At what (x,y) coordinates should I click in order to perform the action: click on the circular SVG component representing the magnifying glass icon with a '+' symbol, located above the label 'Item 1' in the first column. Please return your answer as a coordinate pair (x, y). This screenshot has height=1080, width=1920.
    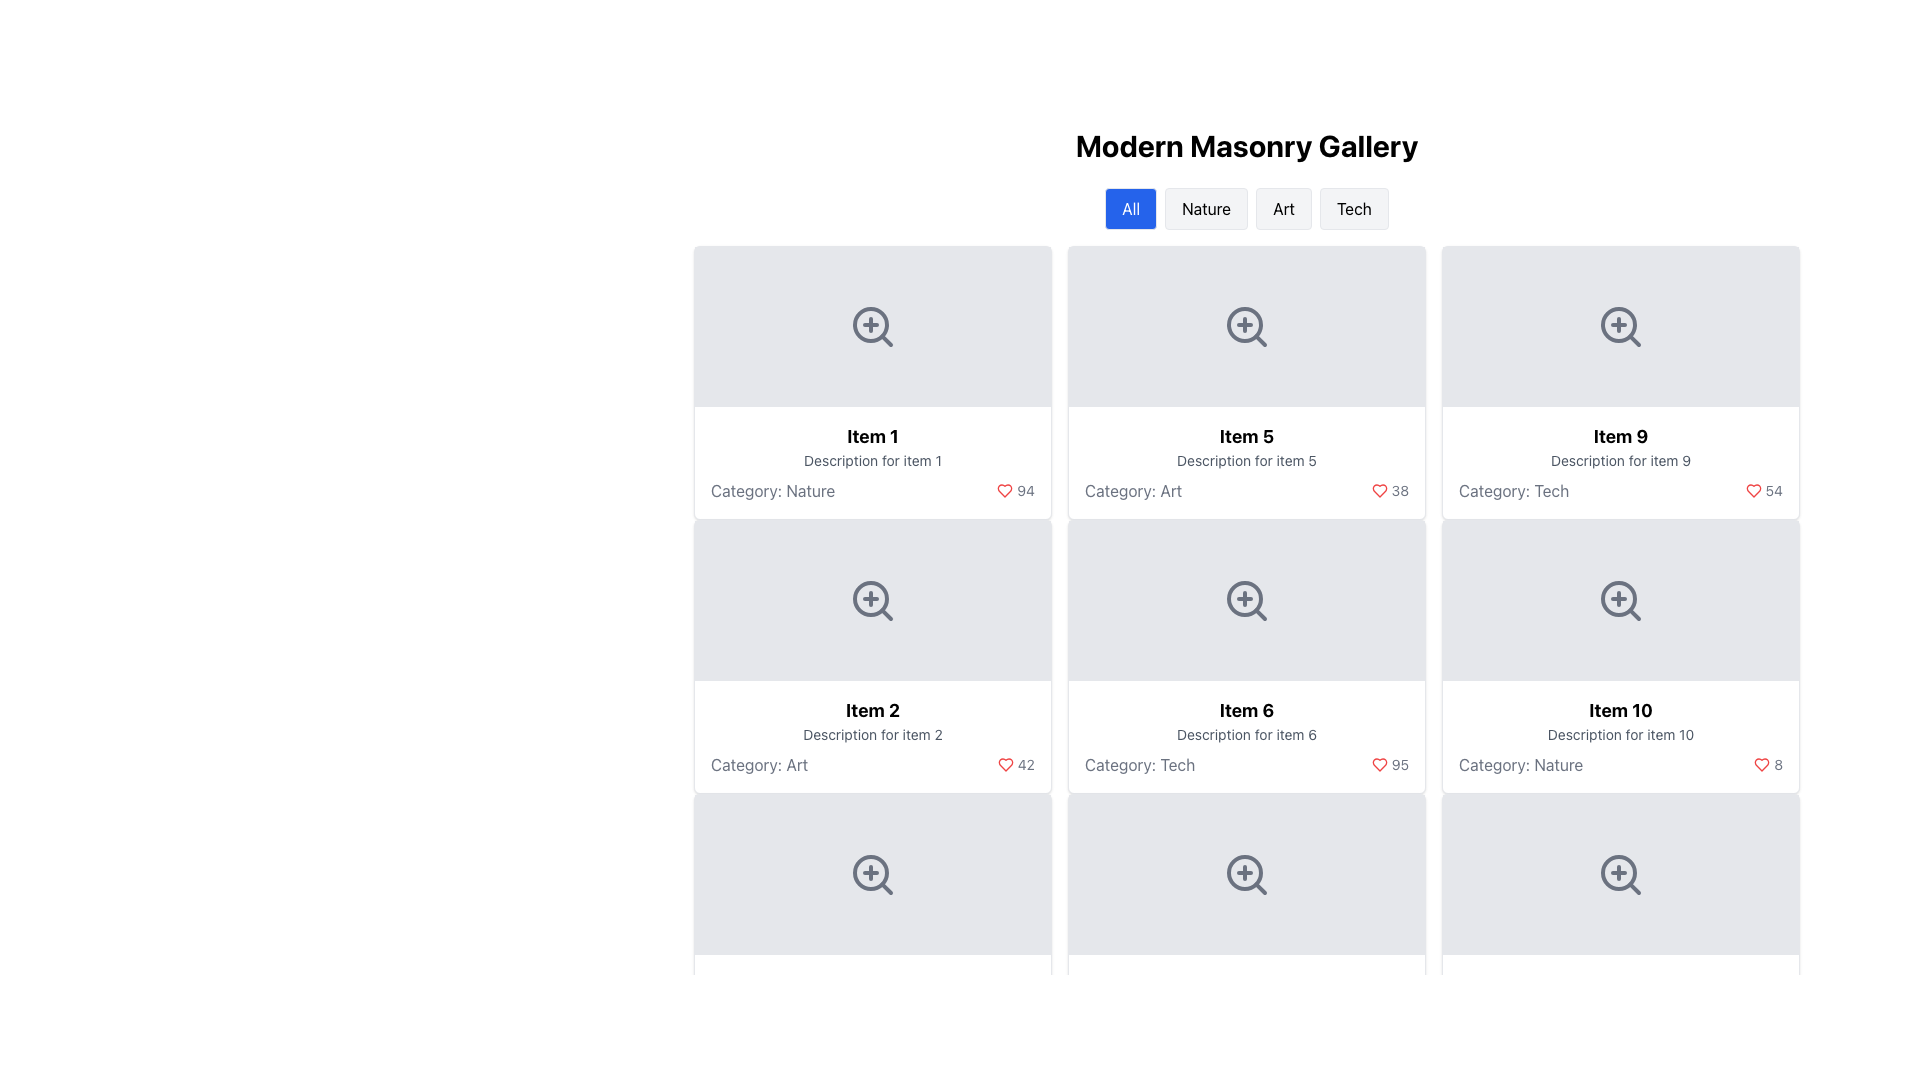
    Looking at the image, I should click on (870, 323).